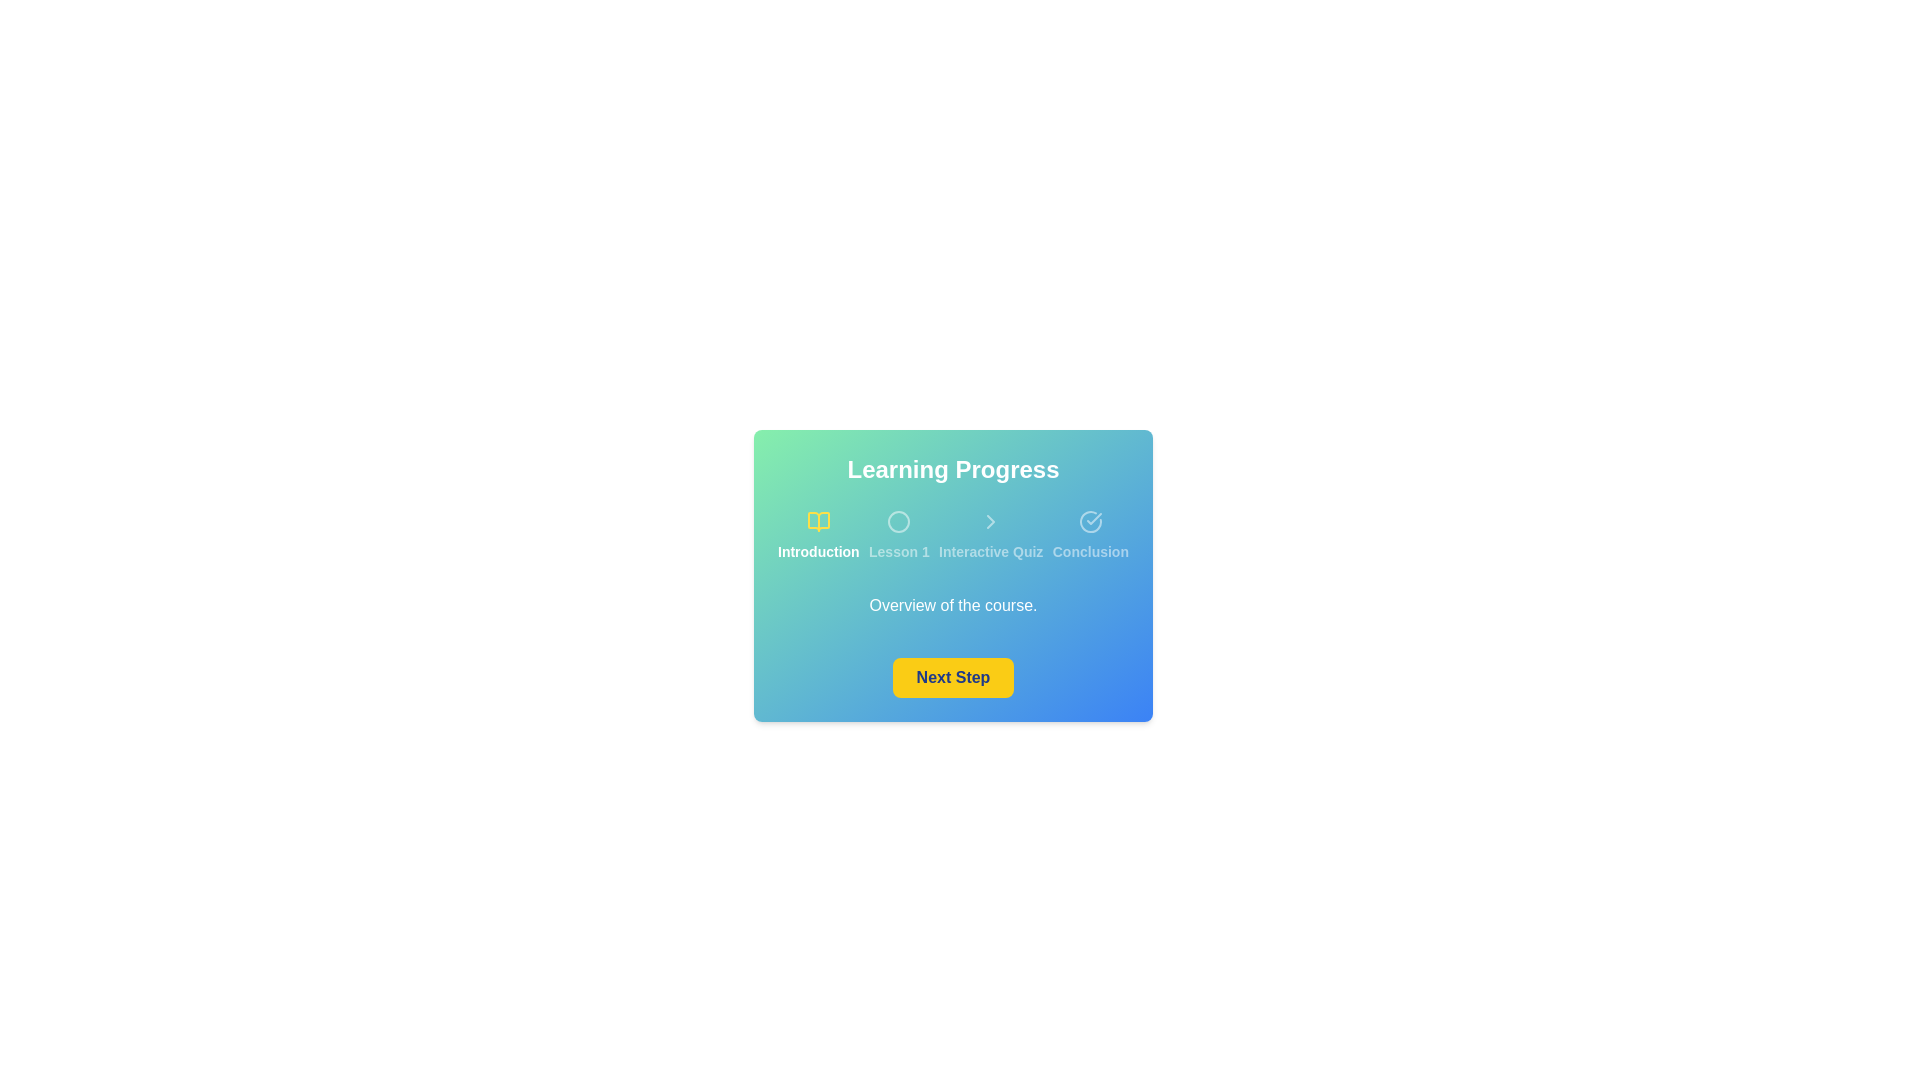  Describe the element at coordinates (898, 551) in the screenshot. I see `the text label displaying 'Lesson 1' in white font, located in the middle section of the 'Learning Progress' area, below the 'Introduction' text` at that location.